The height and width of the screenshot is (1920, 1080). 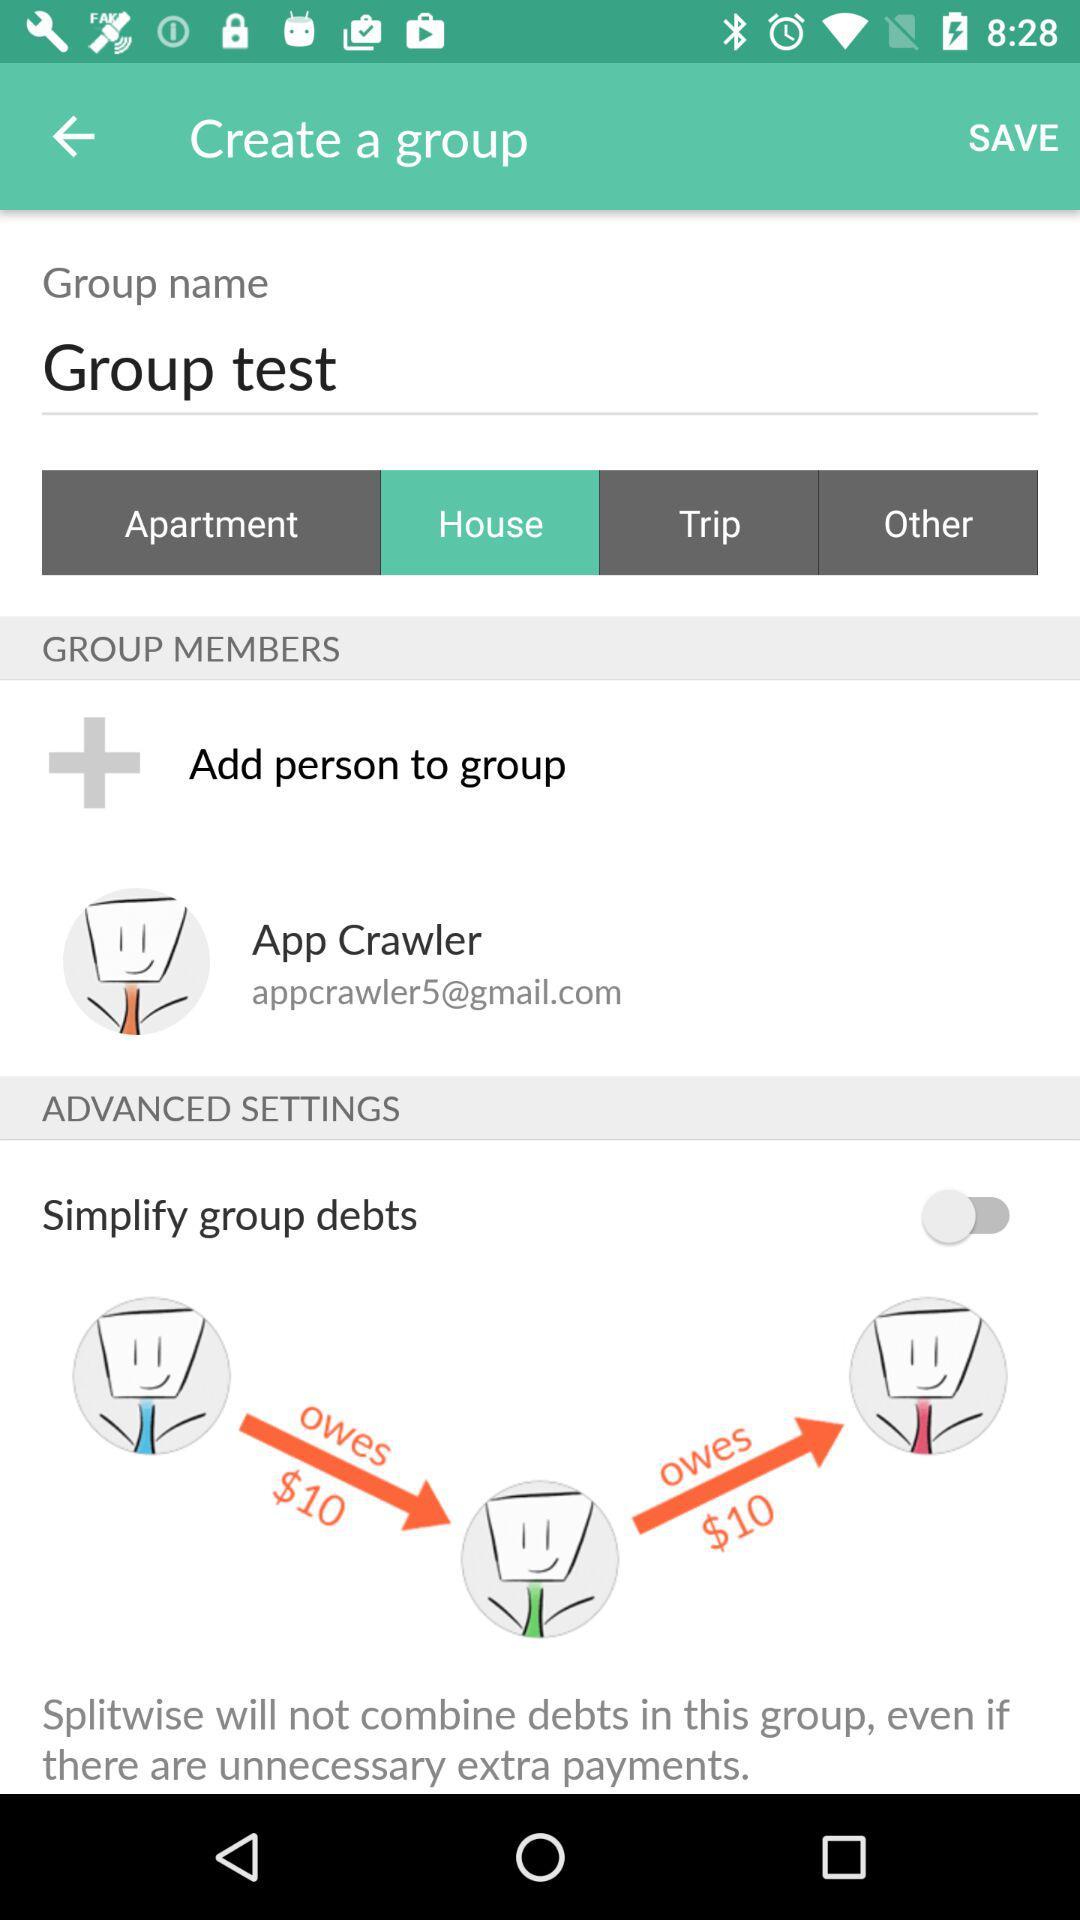 I want to click on add person to, so click(x=612, y=761).